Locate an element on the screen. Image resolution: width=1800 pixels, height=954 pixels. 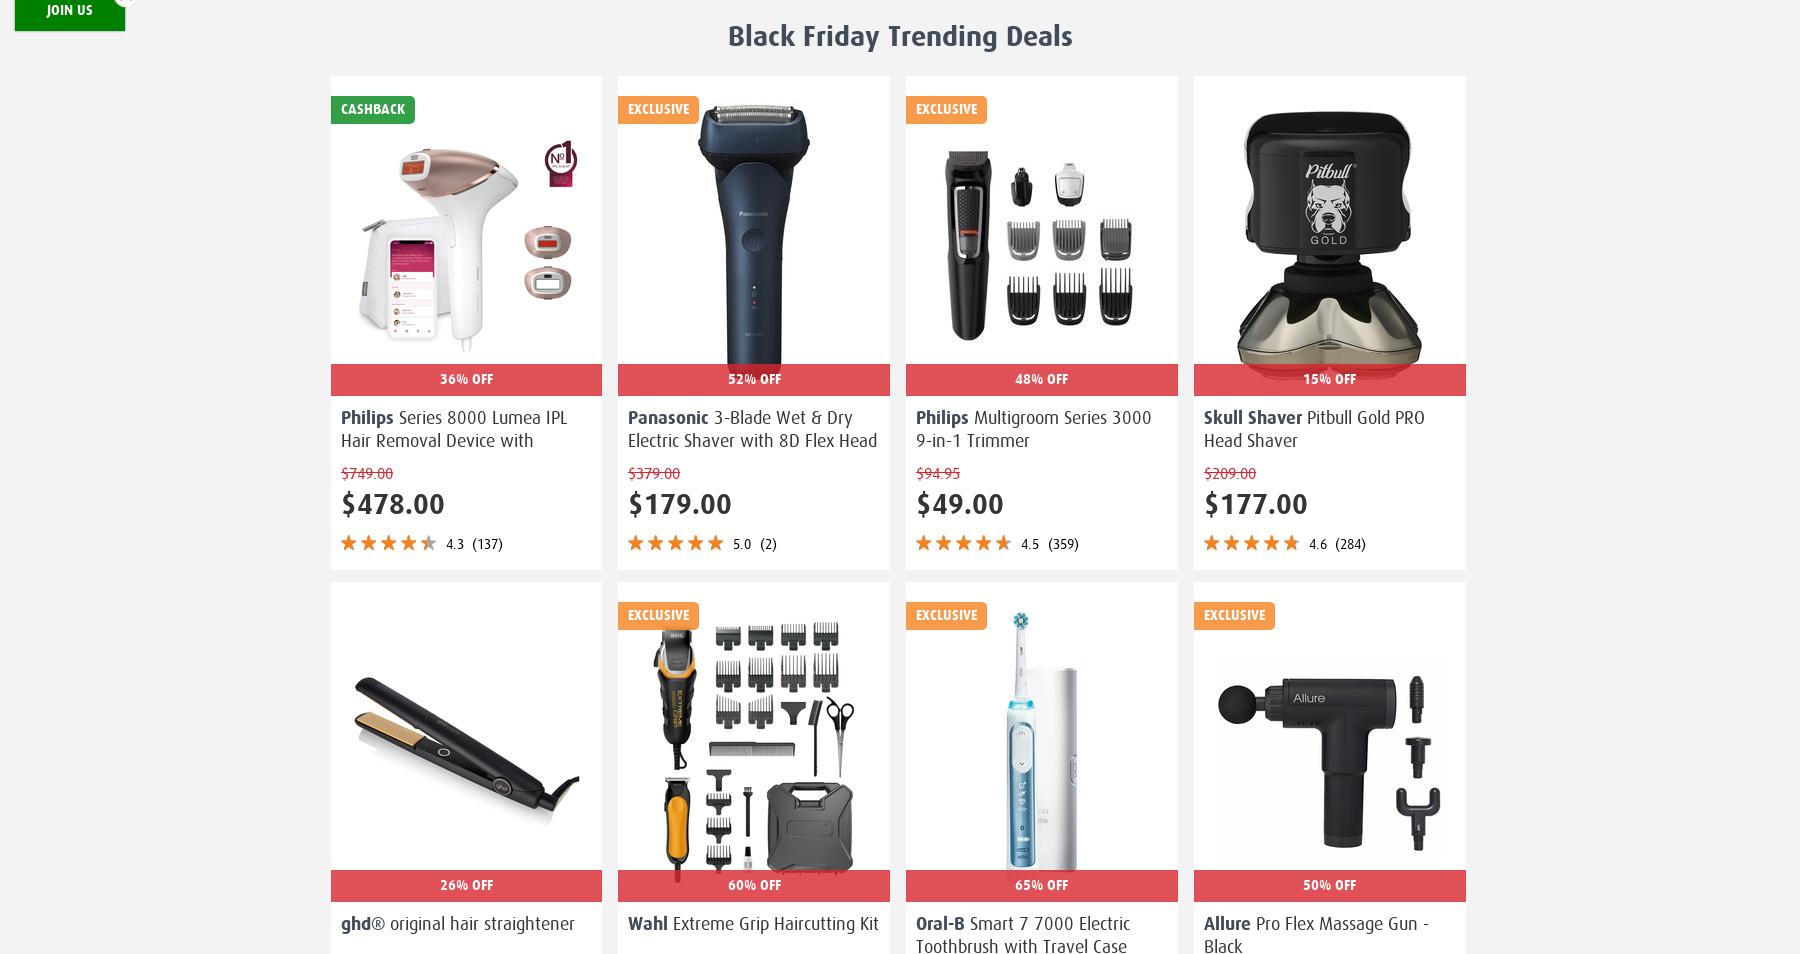
'(137)' is located at coordinates (470, 542).